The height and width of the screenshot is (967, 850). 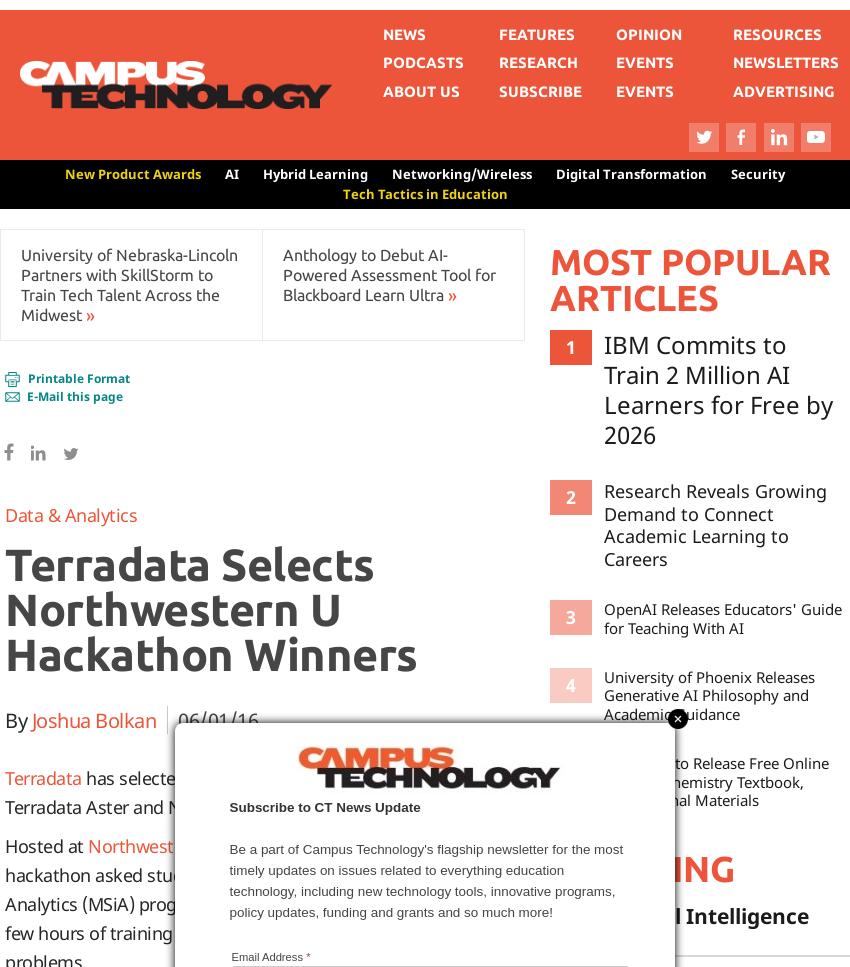 What do you see at coordinates (159, 844) in the screenshot?
I see `'Northwestern  U's'` at bounding box center [159, 844].